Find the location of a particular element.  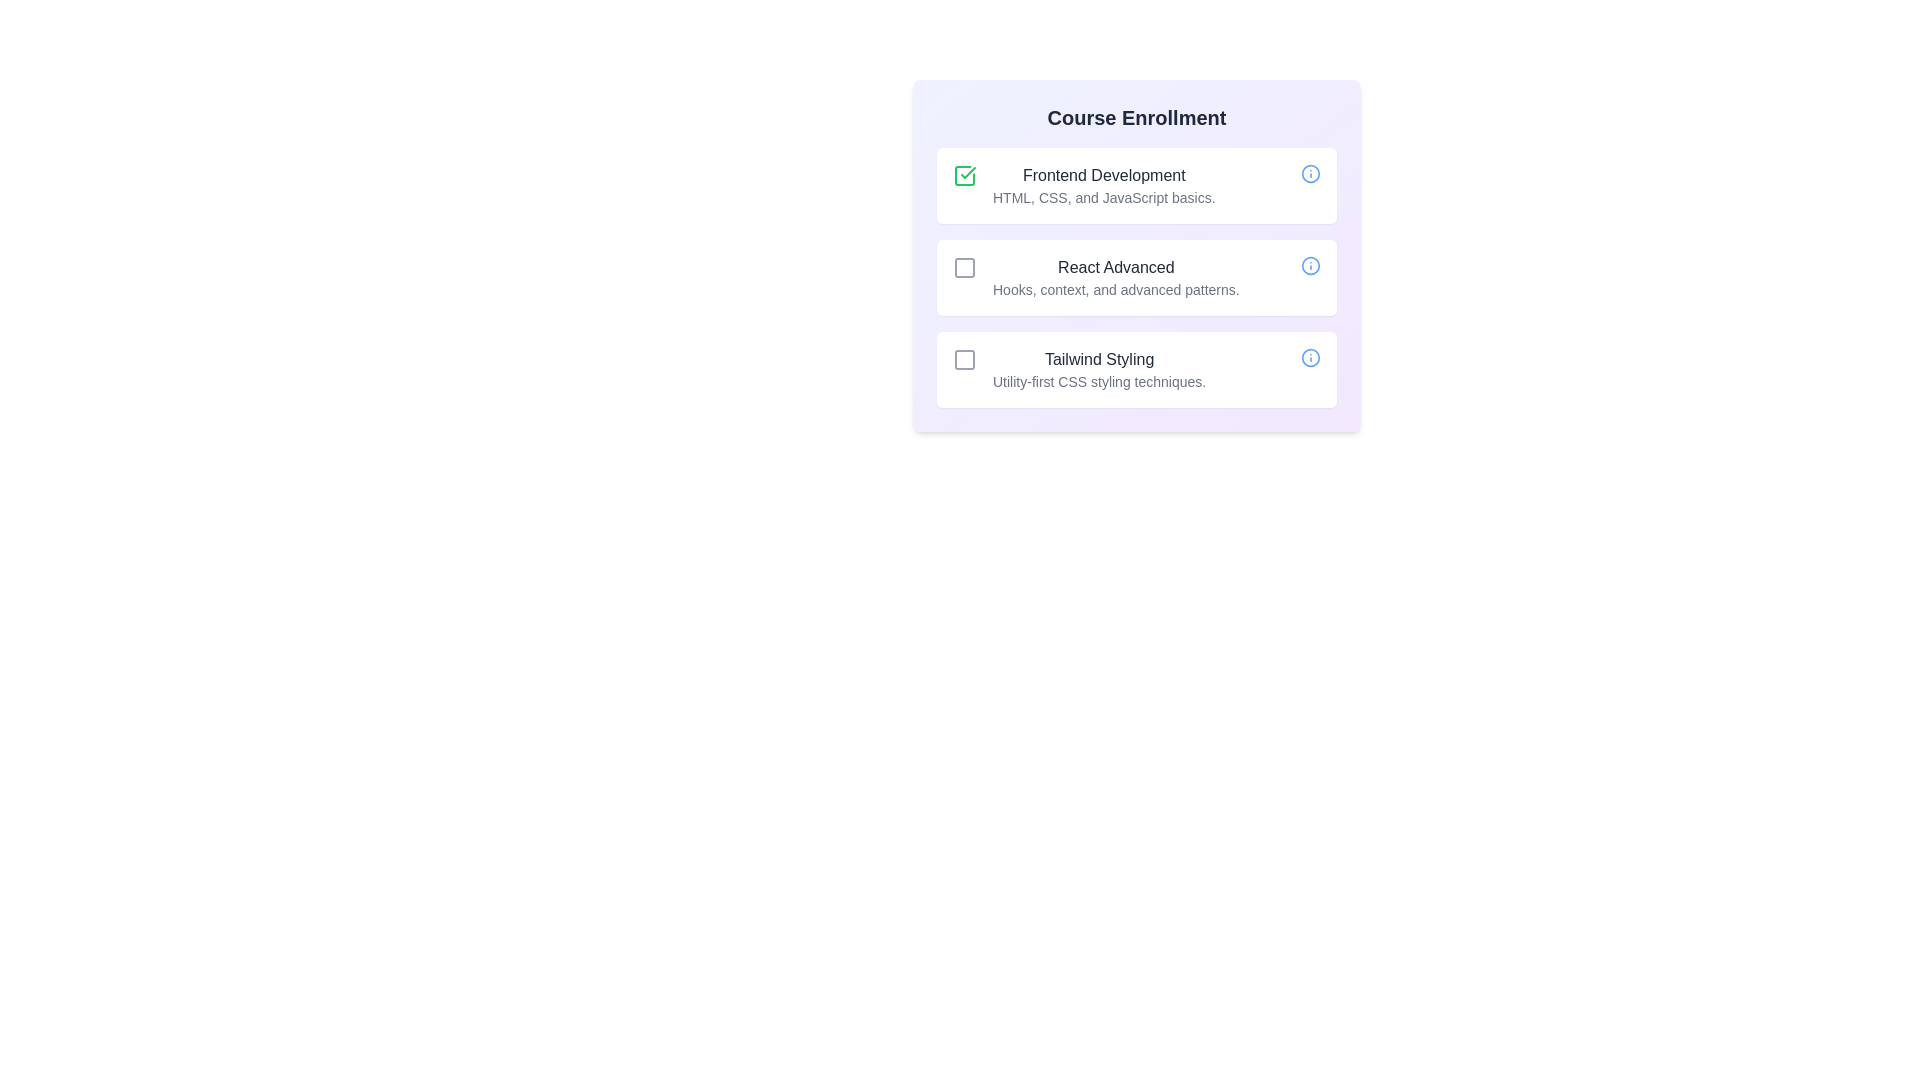

the circular graphical element with a solid outline and transparent fill, styled in blue, located next to the 'Frontend Development' text label in the Course Enrollment section is located at coordinates (1310, 172).